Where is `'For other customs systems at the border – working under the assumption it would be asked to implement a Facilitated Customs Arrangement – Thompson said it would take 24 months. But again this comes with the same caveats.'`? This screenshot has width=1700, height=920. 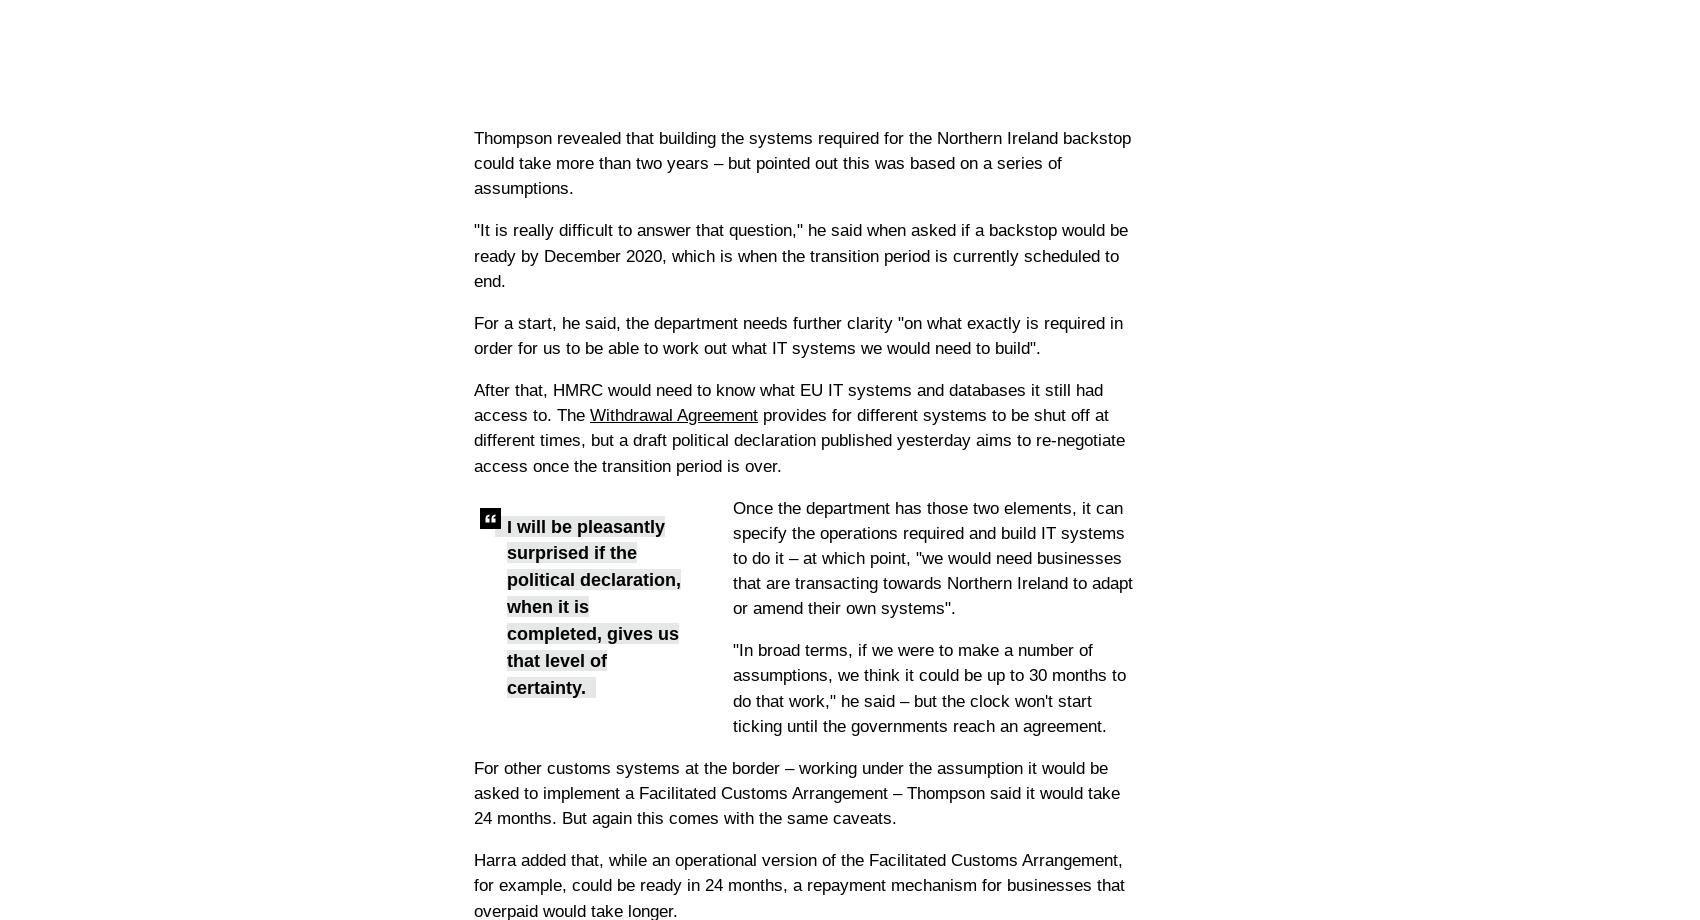
'For other customs systems at the border – working under the assumption it would be asked to implement a Facilitated Customs Arrangement – Thompson said it would take 24 months. But again this comes with the same caveats.' is located at coordinates (795, 793).